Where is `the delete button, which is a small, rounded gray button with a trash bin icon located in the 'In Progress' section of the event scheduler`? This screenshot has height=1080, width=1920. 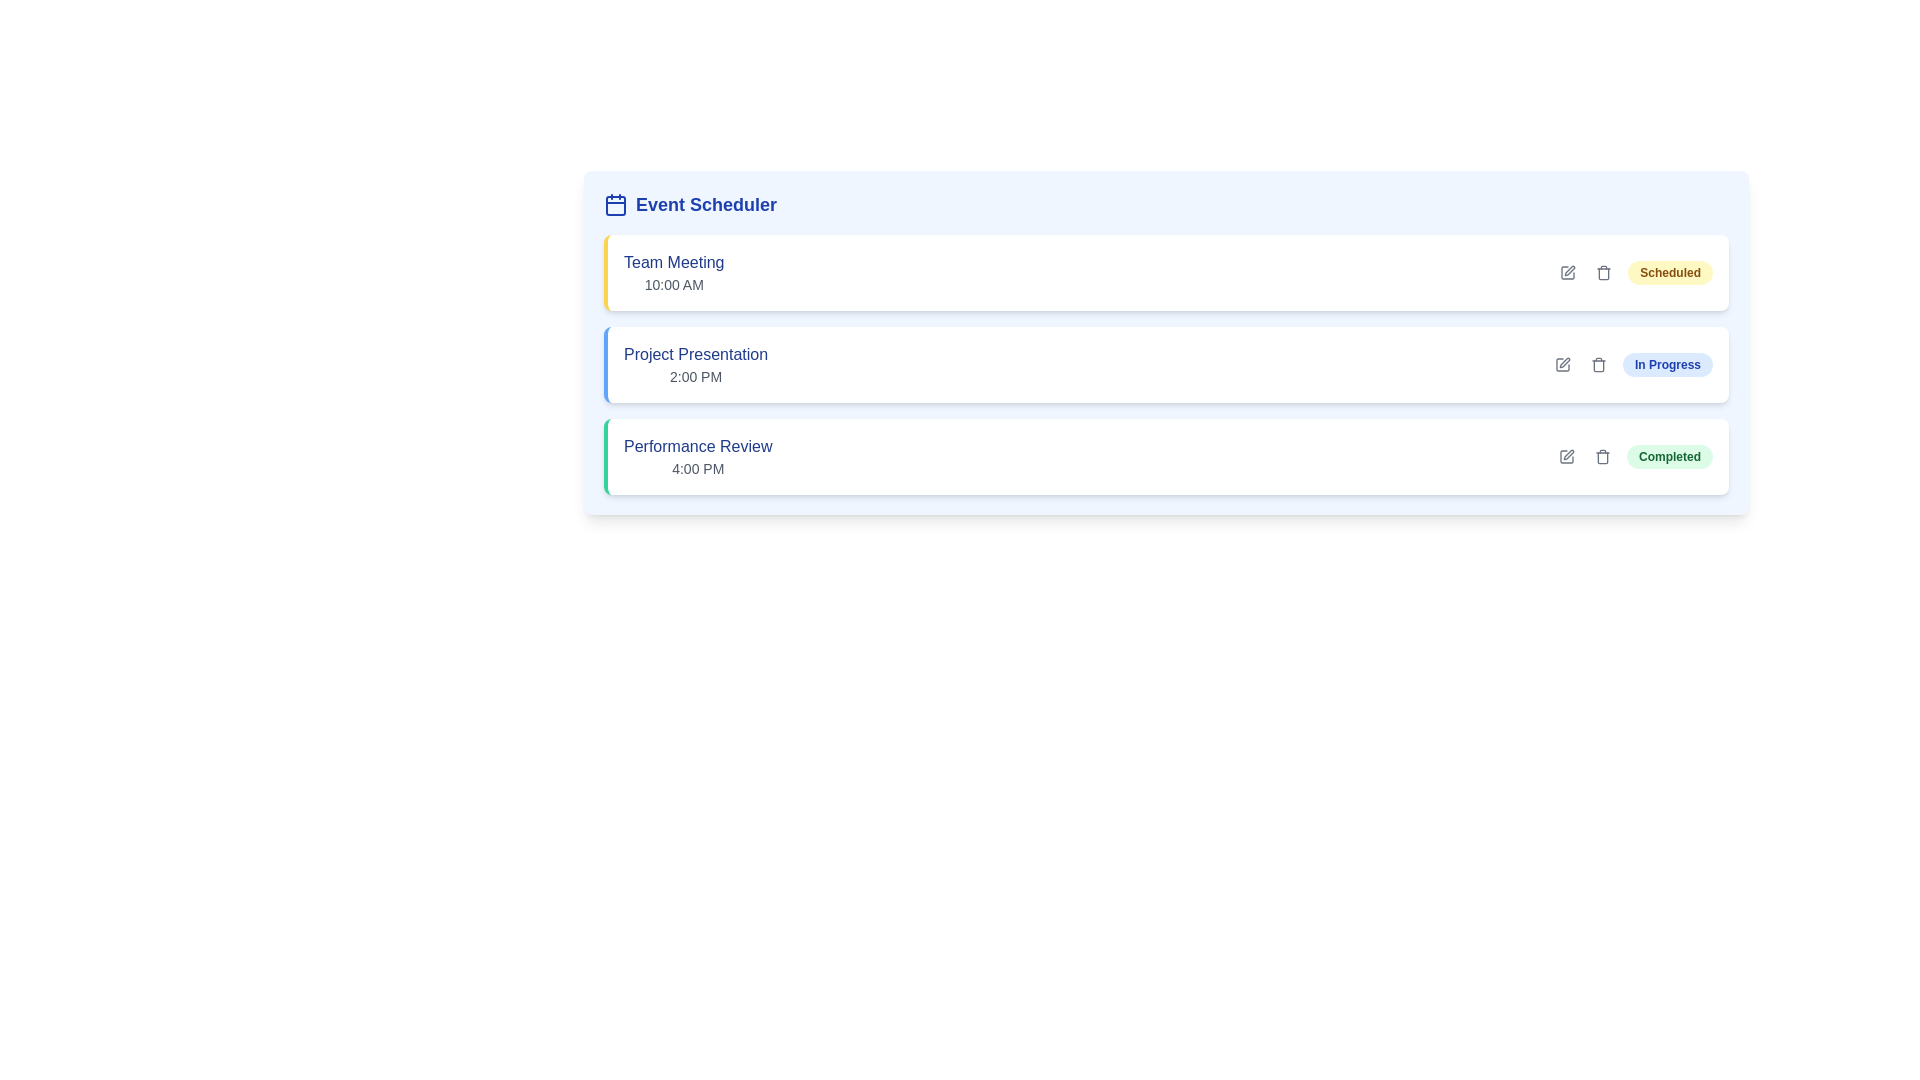
the delete button, which is a small, rounded gray button with a trash bin icon located in the 'In Progress' section of the event scheduler is located at coordinates (1597, 365).